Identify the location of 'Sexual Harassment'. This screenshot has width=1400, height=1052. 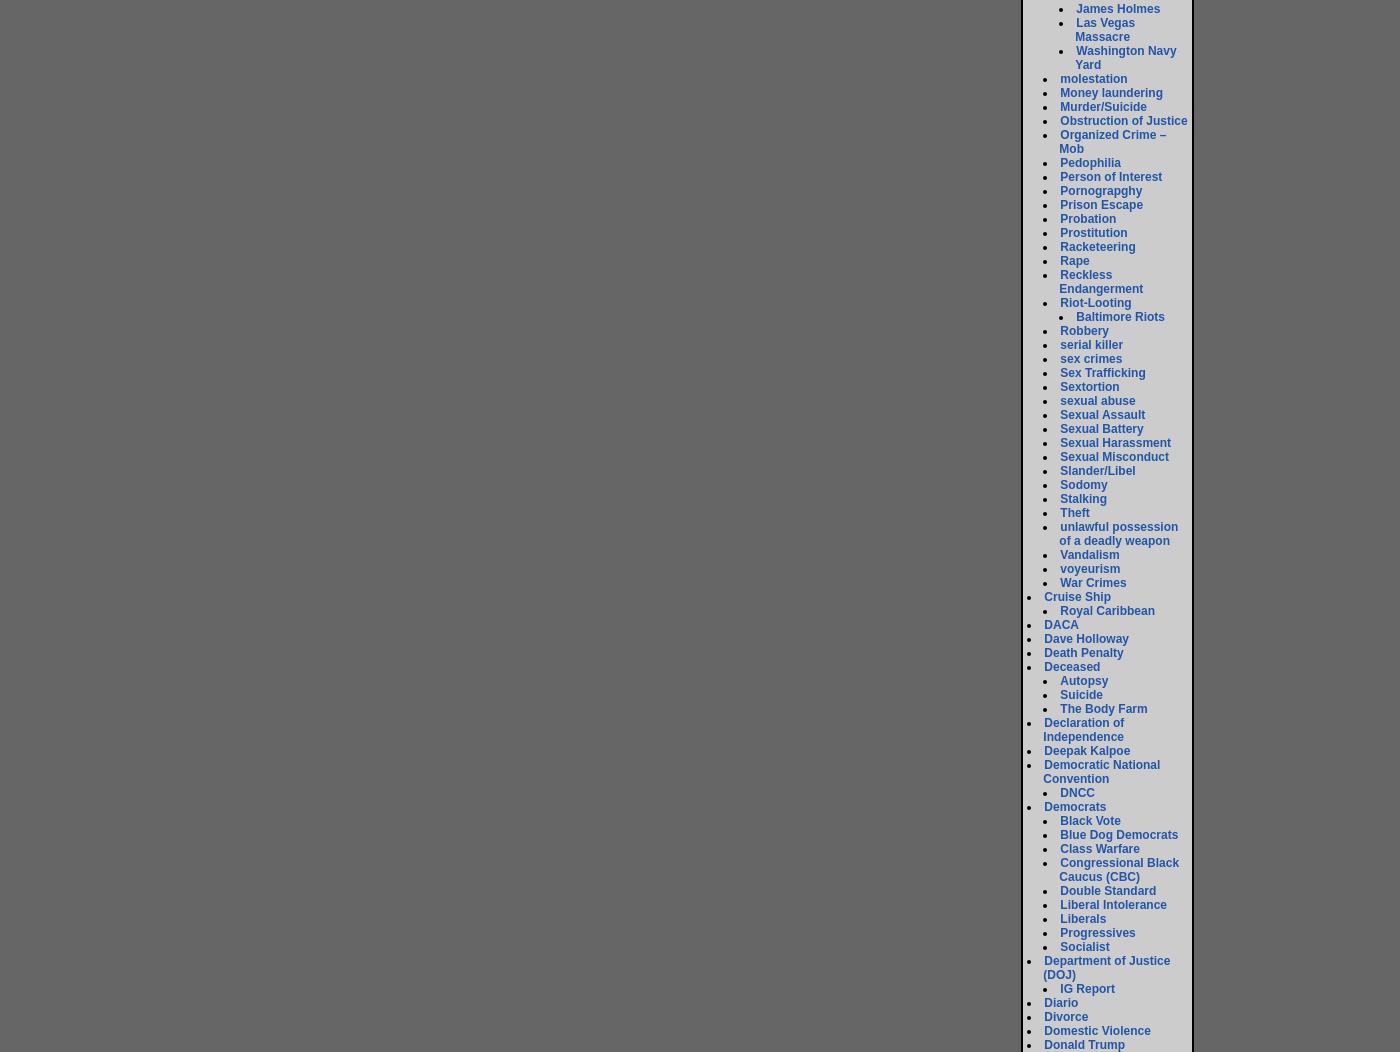
(1059, 442).